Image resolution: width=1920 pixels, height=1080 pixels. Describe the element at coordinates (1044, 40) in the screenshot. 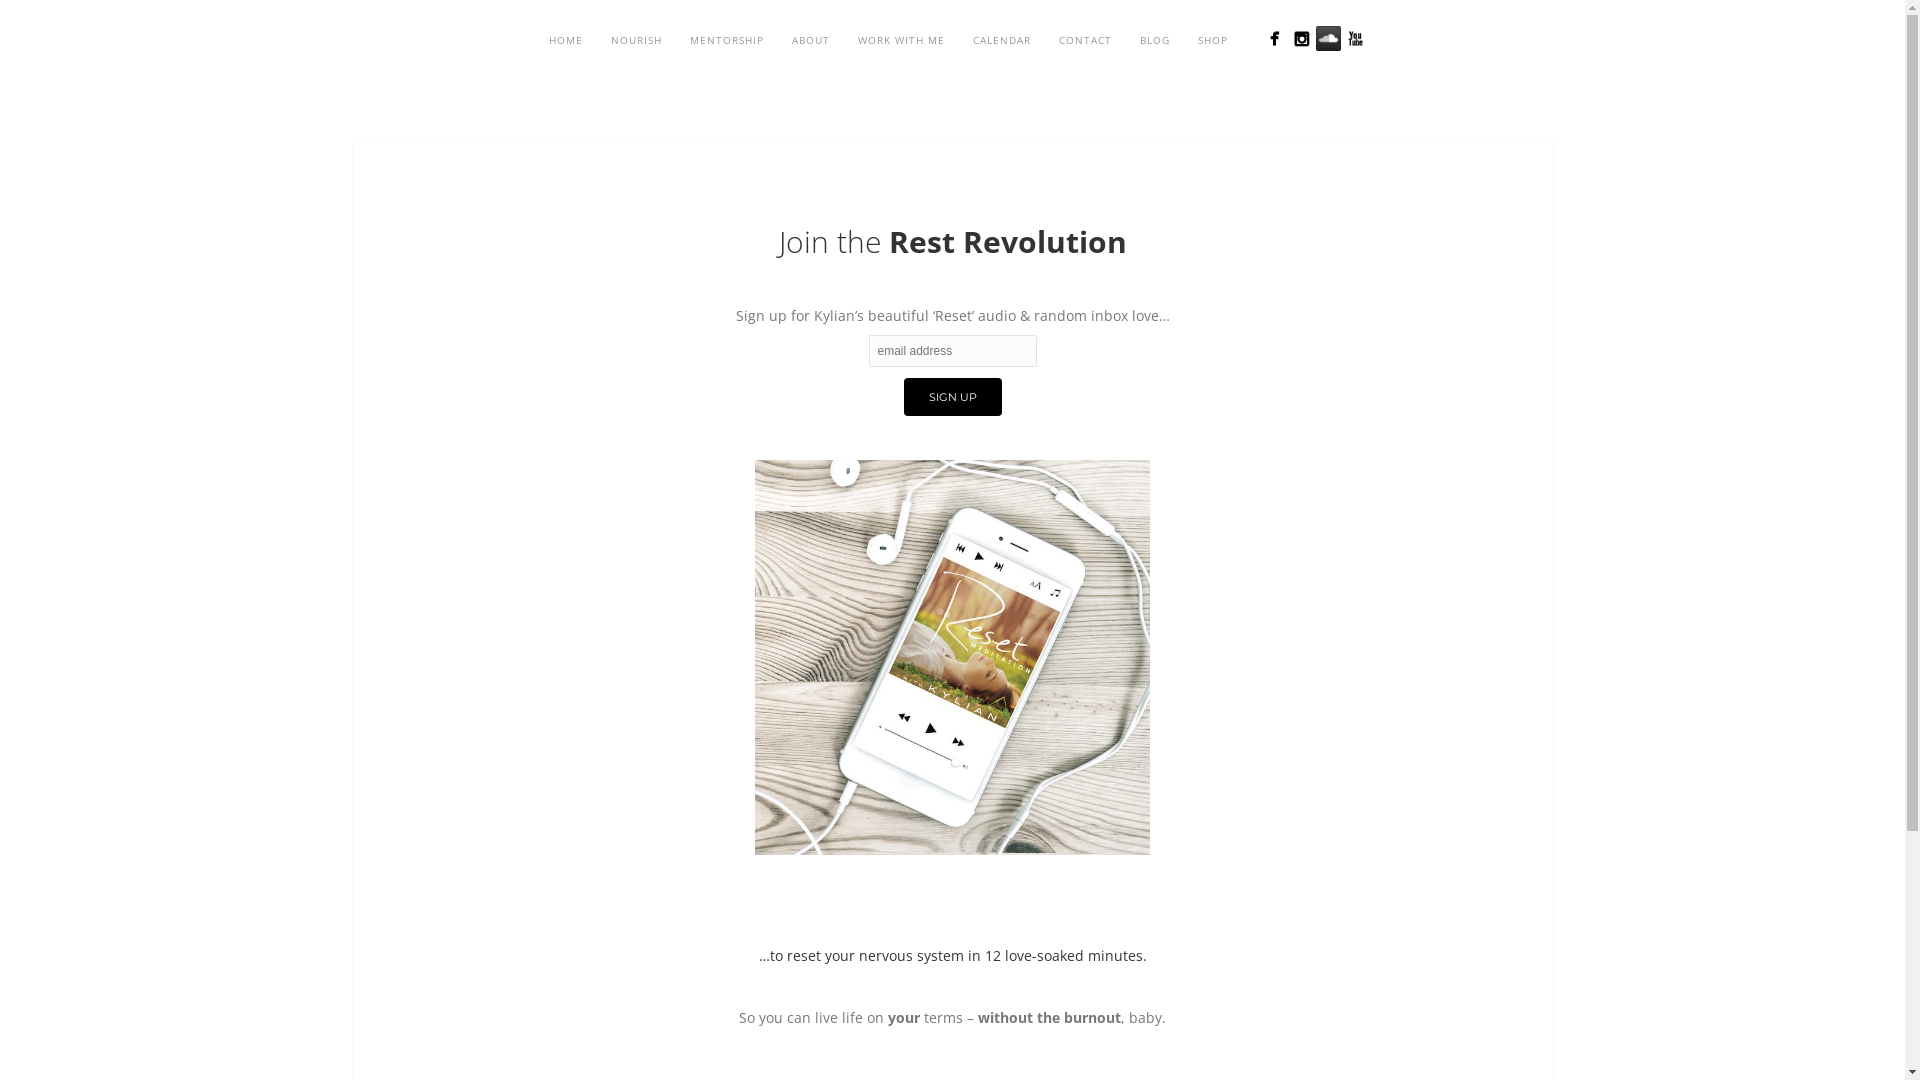

I see `'CONTACT'` at that location.